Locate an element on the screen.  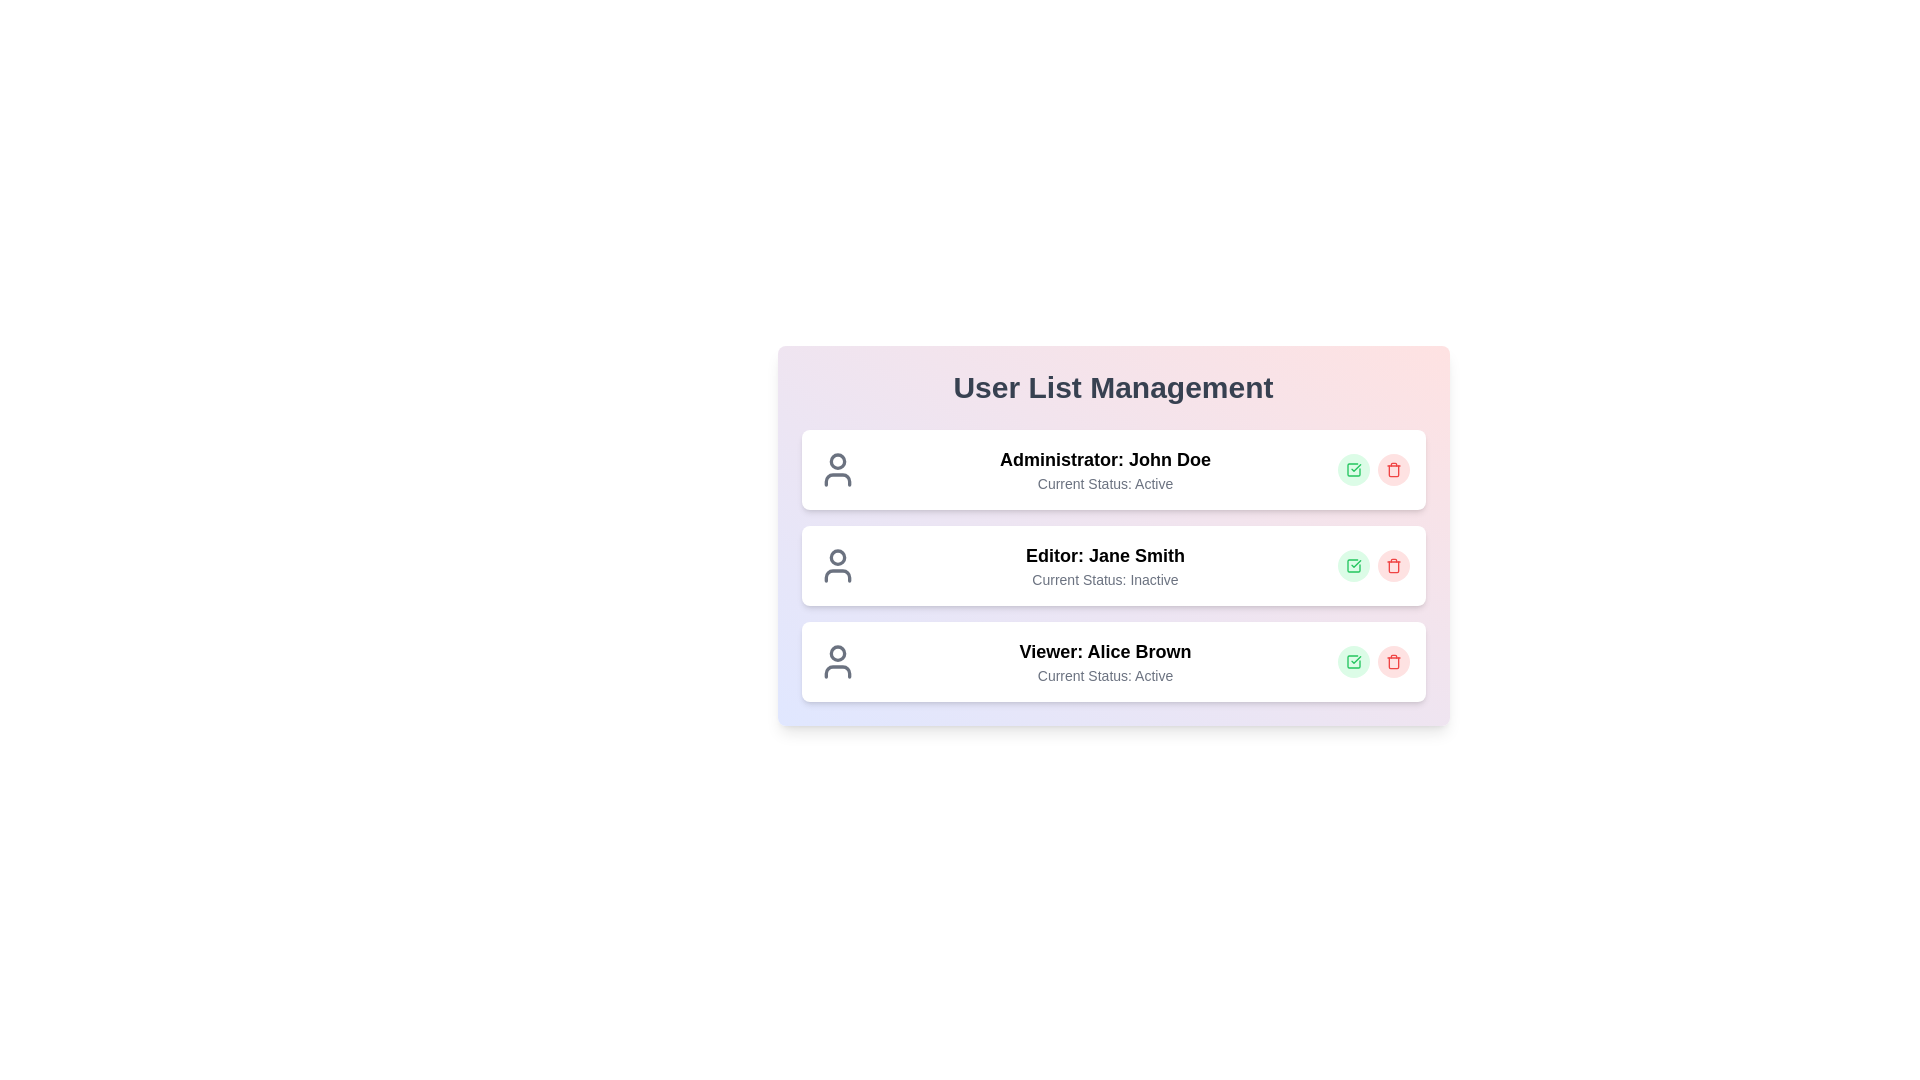
the text label displaying the current status ('Inactive') of the editor 'Jane Smith', located in the lower portion of the 'Editor: Jane Smith' section is located at coordinates (1104, 579).